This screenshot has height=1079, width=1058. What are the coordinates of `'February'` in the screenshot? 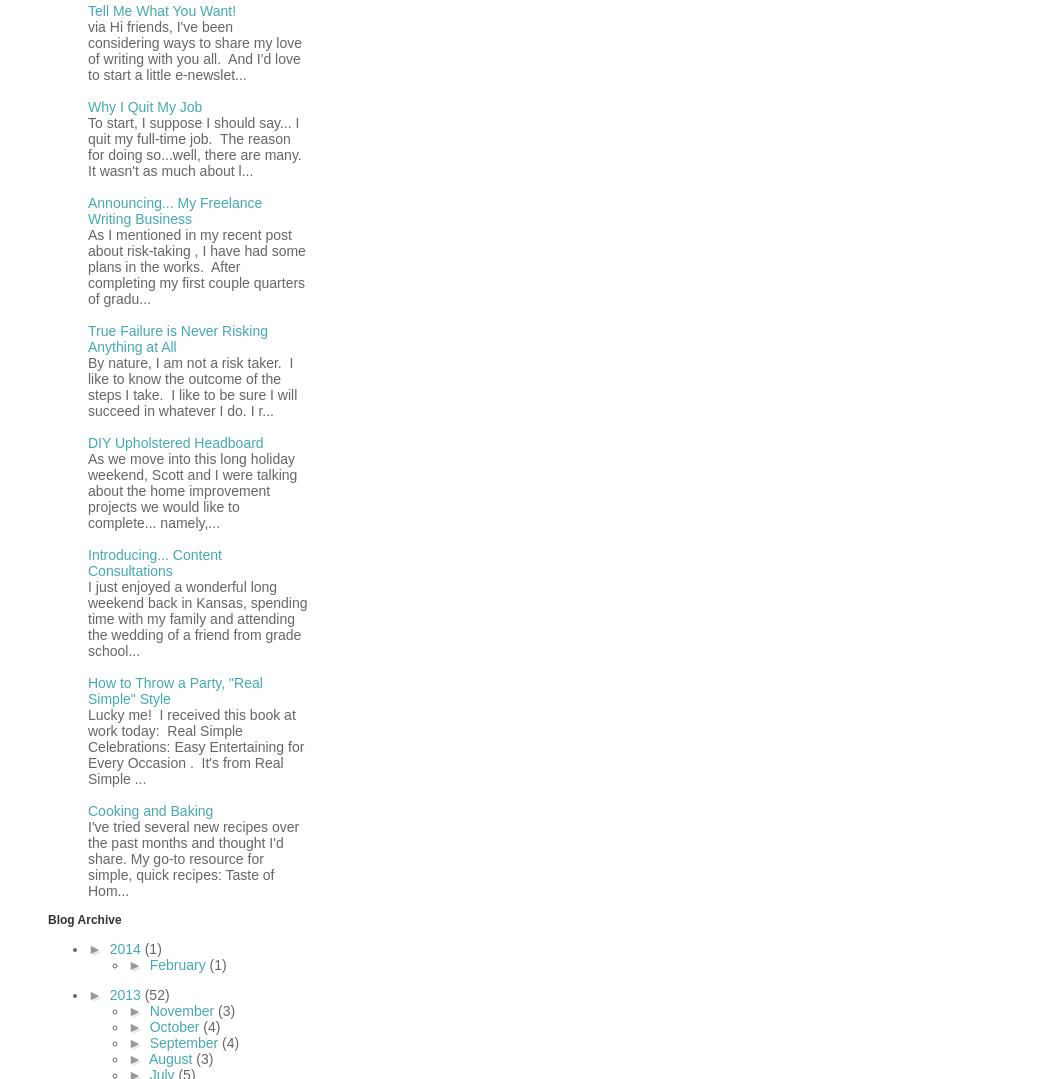 It's located at (179, 962).